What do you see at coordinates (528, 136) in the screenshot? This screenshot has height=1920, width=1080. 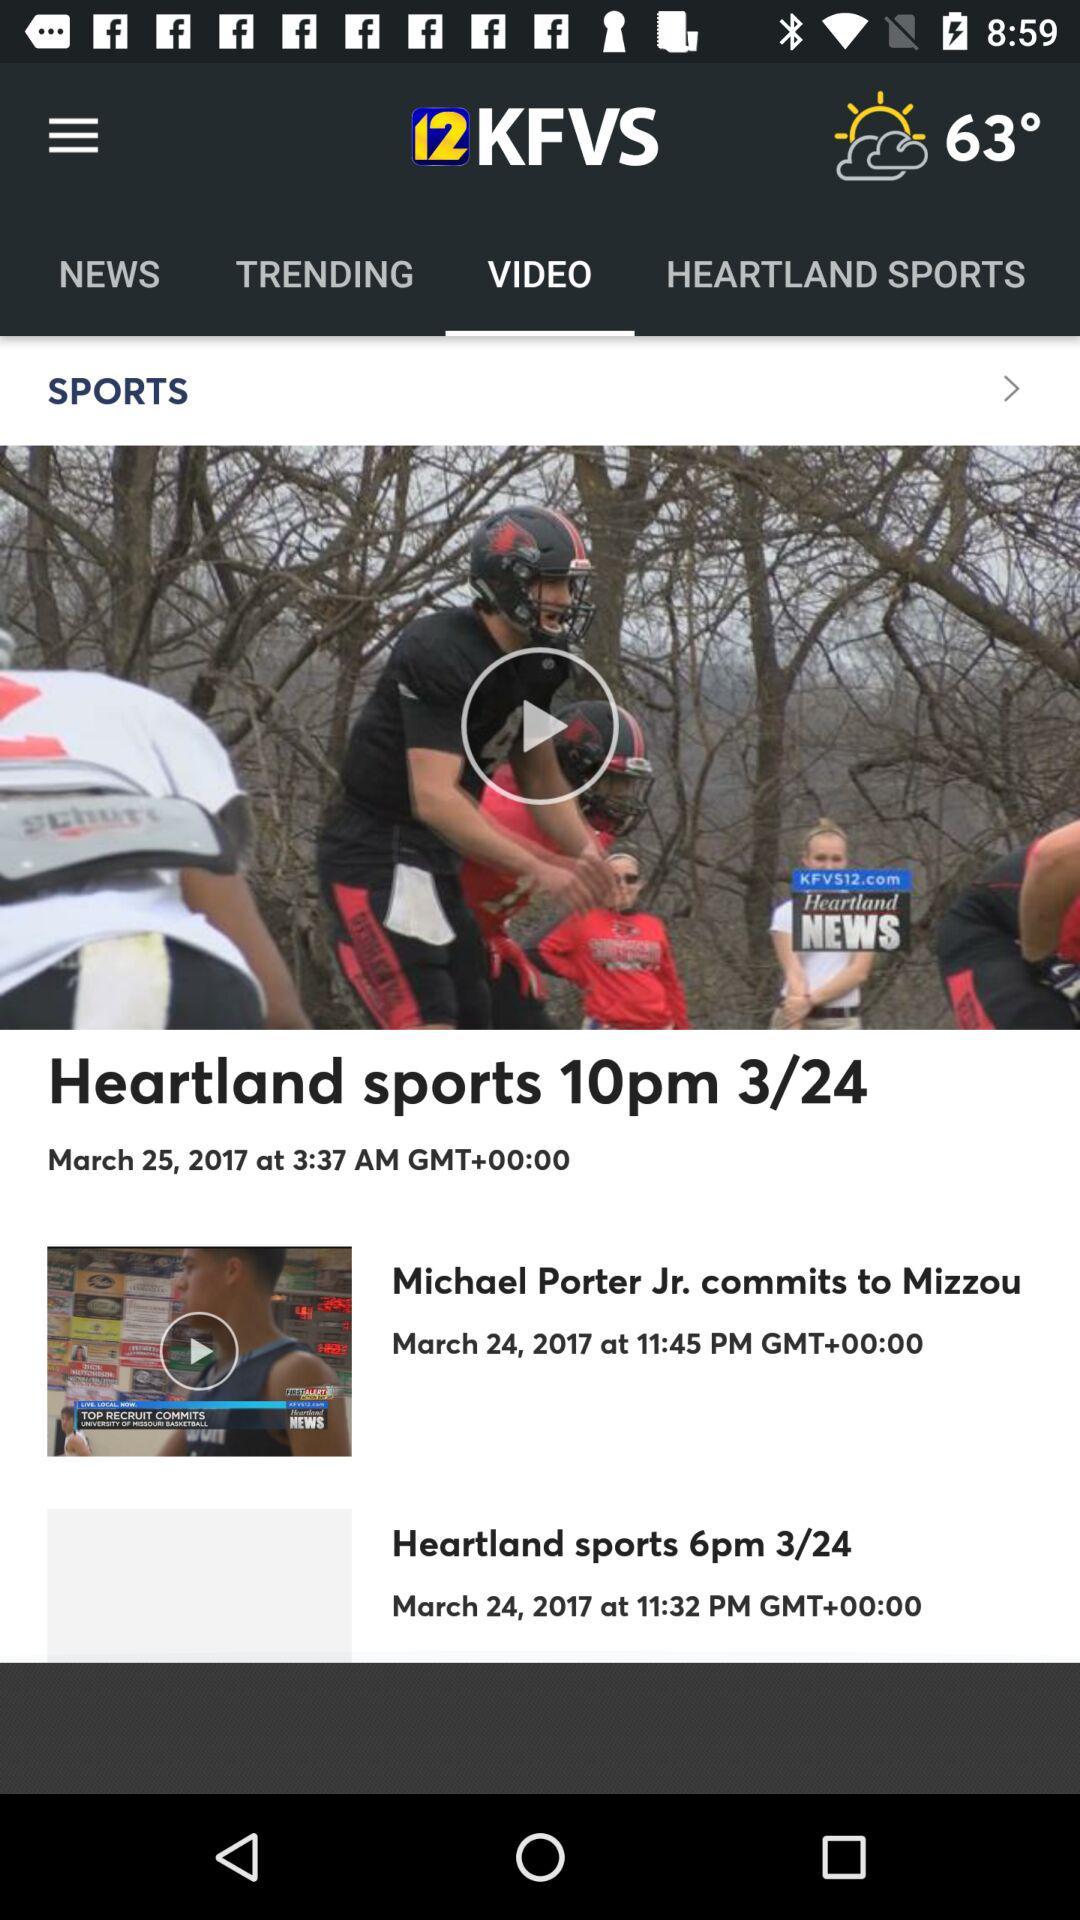 I see `the image above video option` at bounding box center [528, 136].